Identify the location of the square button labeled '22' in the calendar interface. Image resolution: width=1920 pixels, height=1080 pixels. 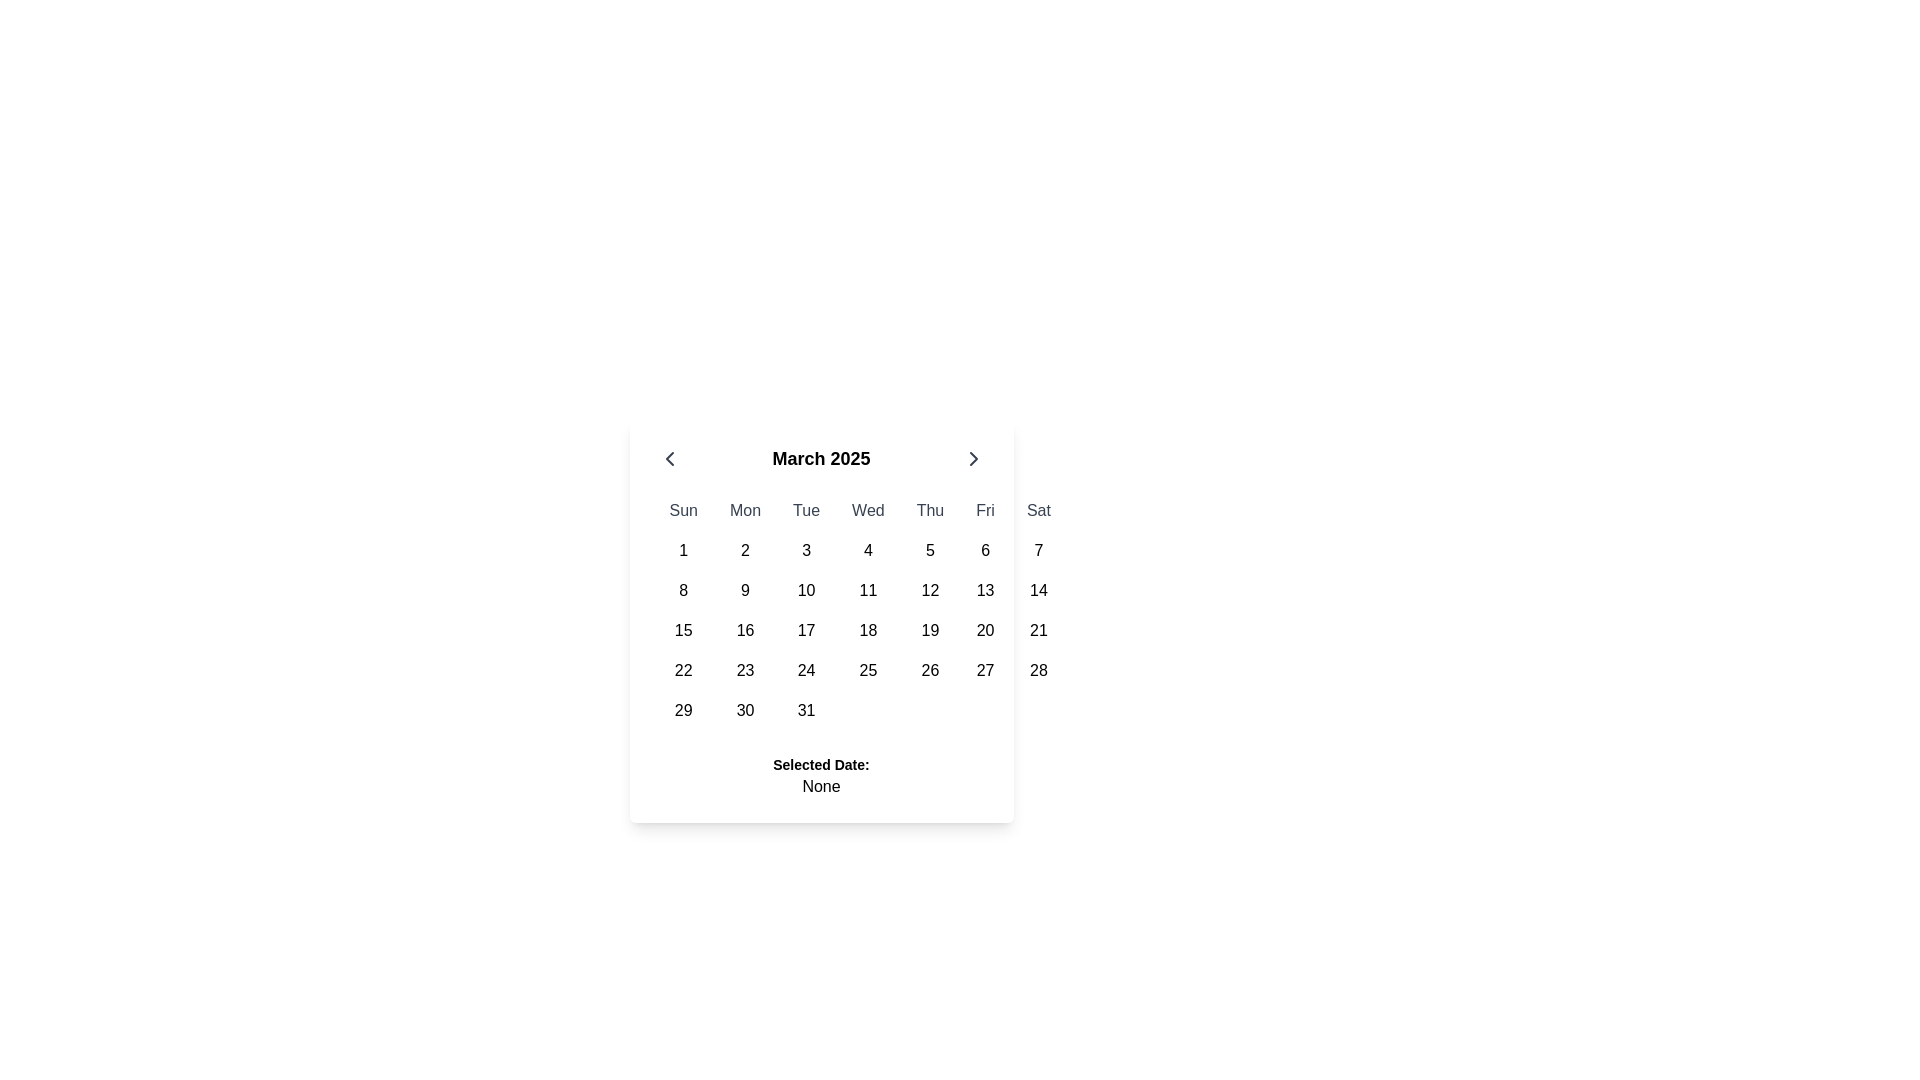
(683, 671).